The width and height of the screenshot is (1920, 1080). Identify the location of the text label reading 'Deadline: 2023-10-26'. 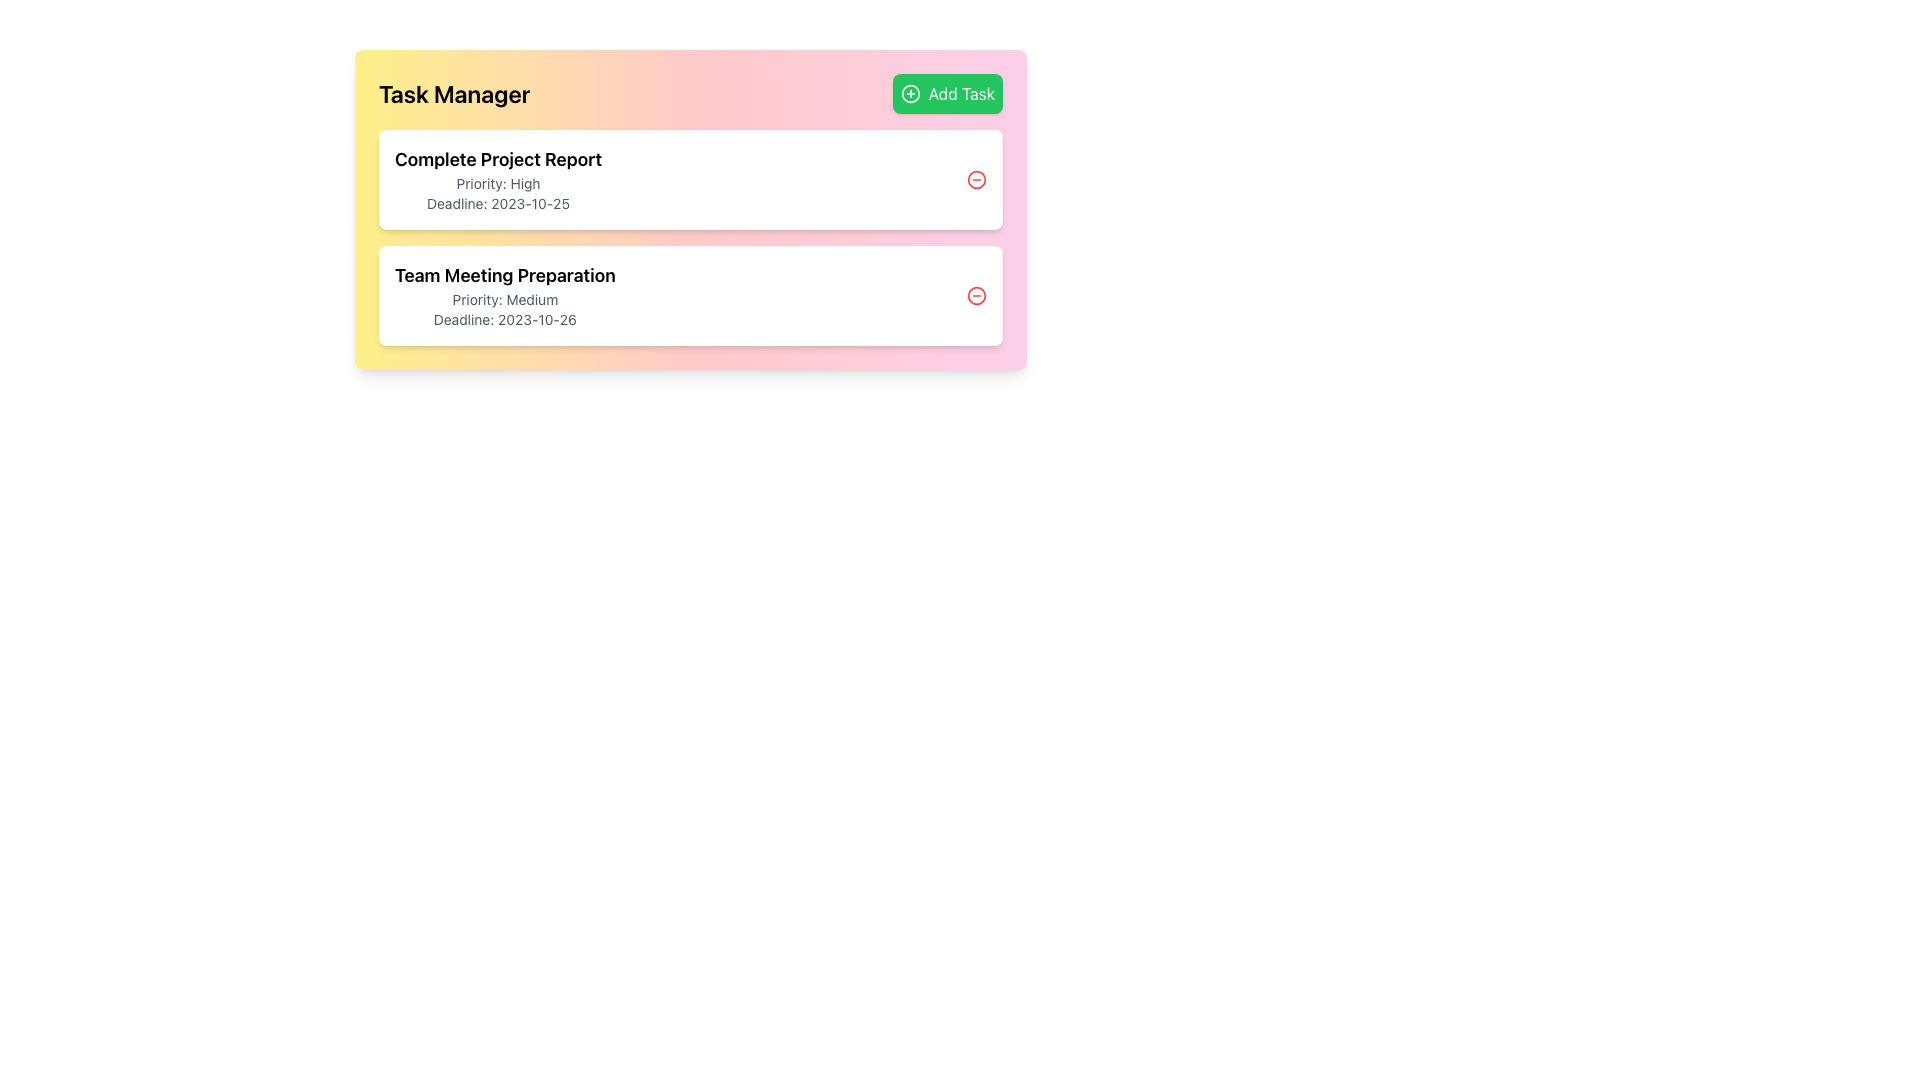
(505, 319).